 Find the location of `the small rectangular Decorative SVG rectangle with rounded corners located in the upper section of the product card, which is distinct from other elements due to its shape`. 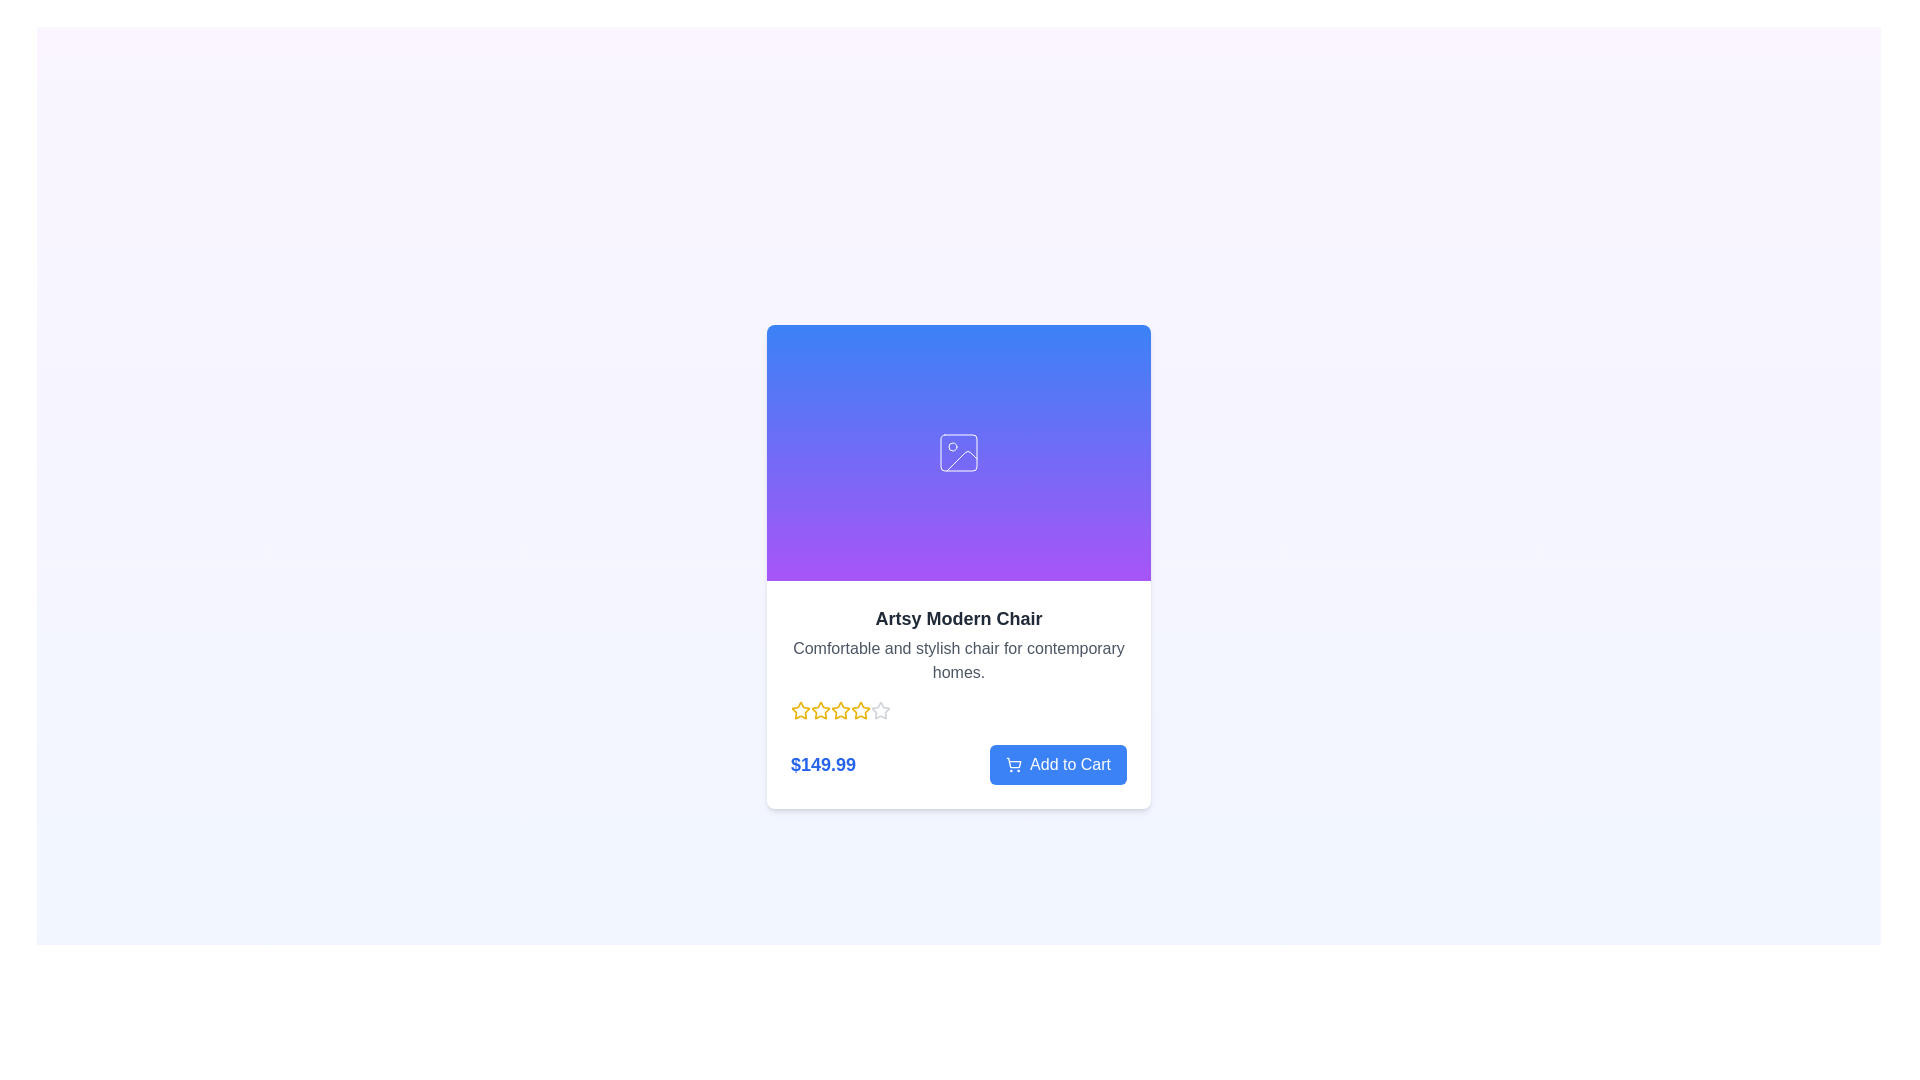

the small rectangular Decorative SVG rectangle with rounded corners located in the upper section of the product card, which is distinct from other elements due to its shape is located at coordinates (958, 452).